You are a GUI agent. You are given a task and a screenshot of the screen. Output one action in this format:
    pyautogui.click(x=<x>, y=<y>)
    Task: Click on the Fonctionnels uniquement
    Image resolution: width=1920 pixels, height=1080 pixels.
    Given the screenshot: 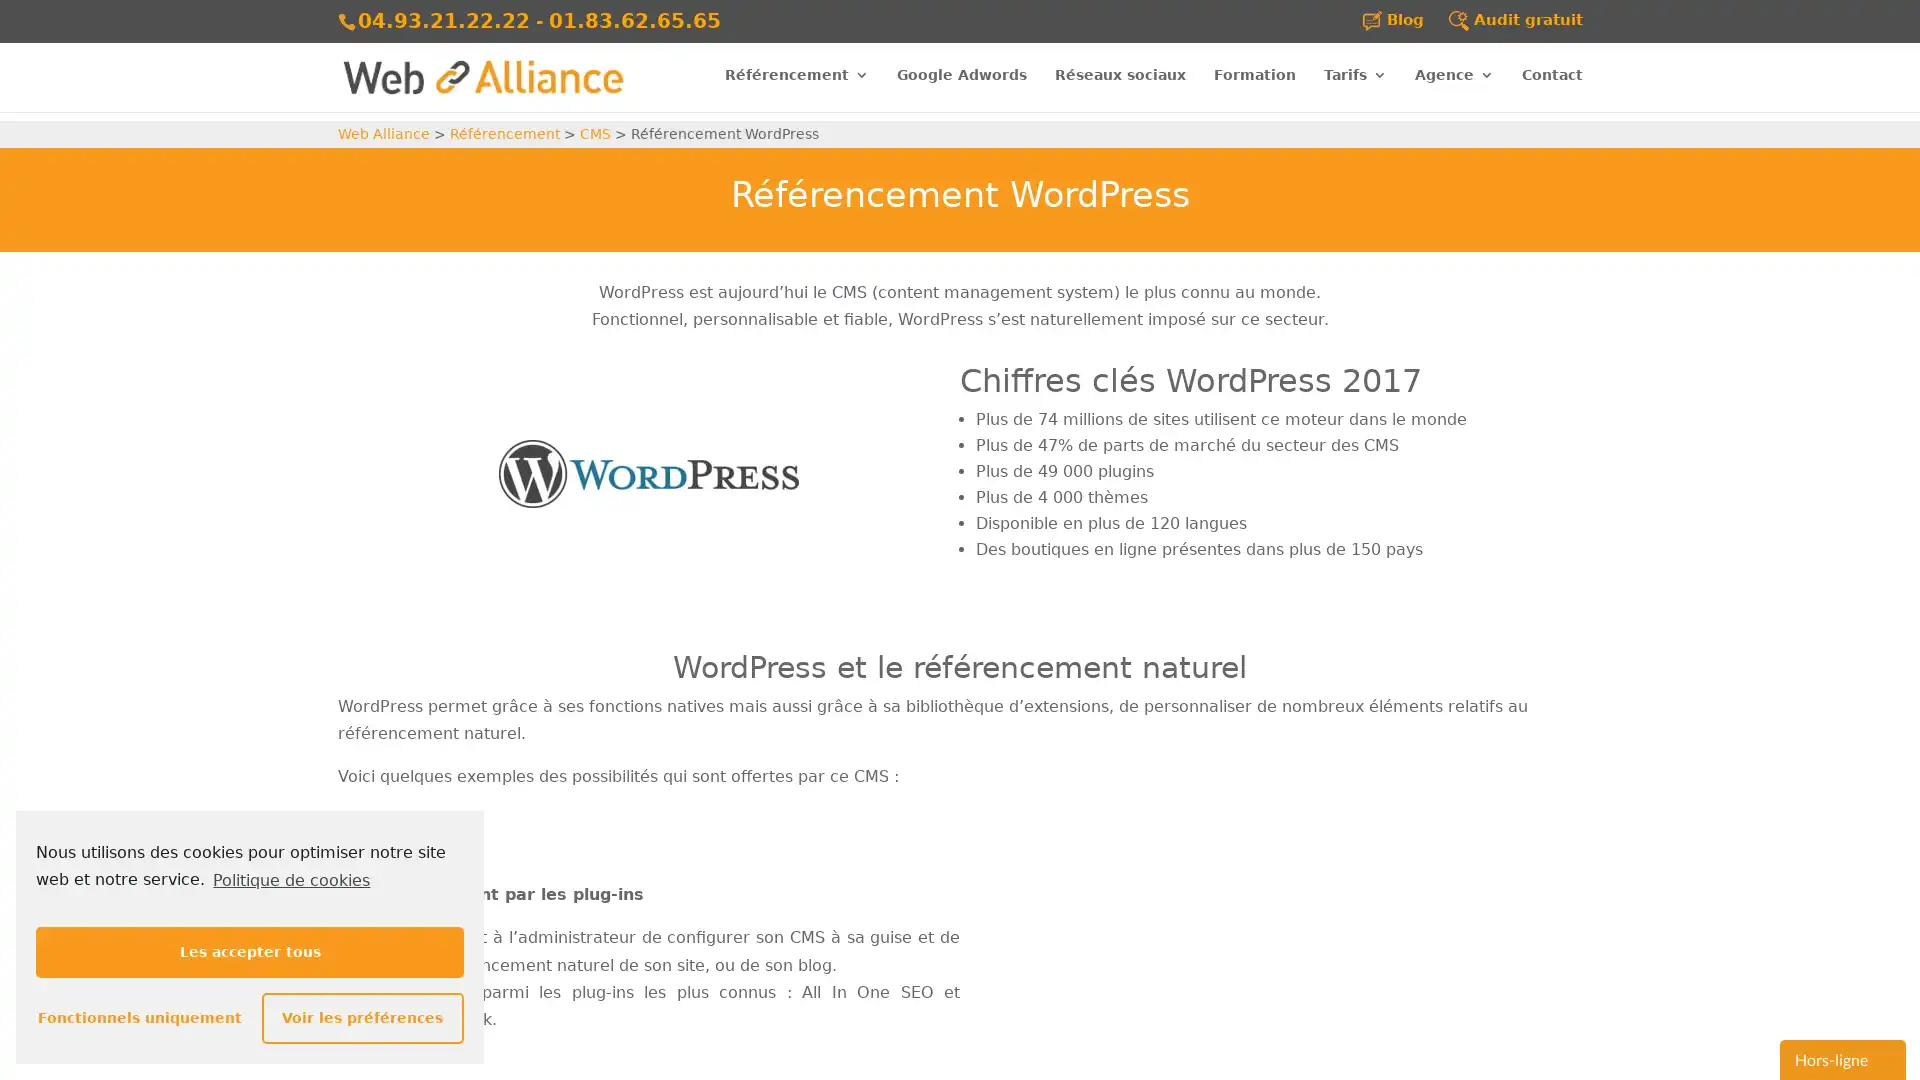 What is the action you would take?
    pyautogui.click(x=136, y=1017)
    